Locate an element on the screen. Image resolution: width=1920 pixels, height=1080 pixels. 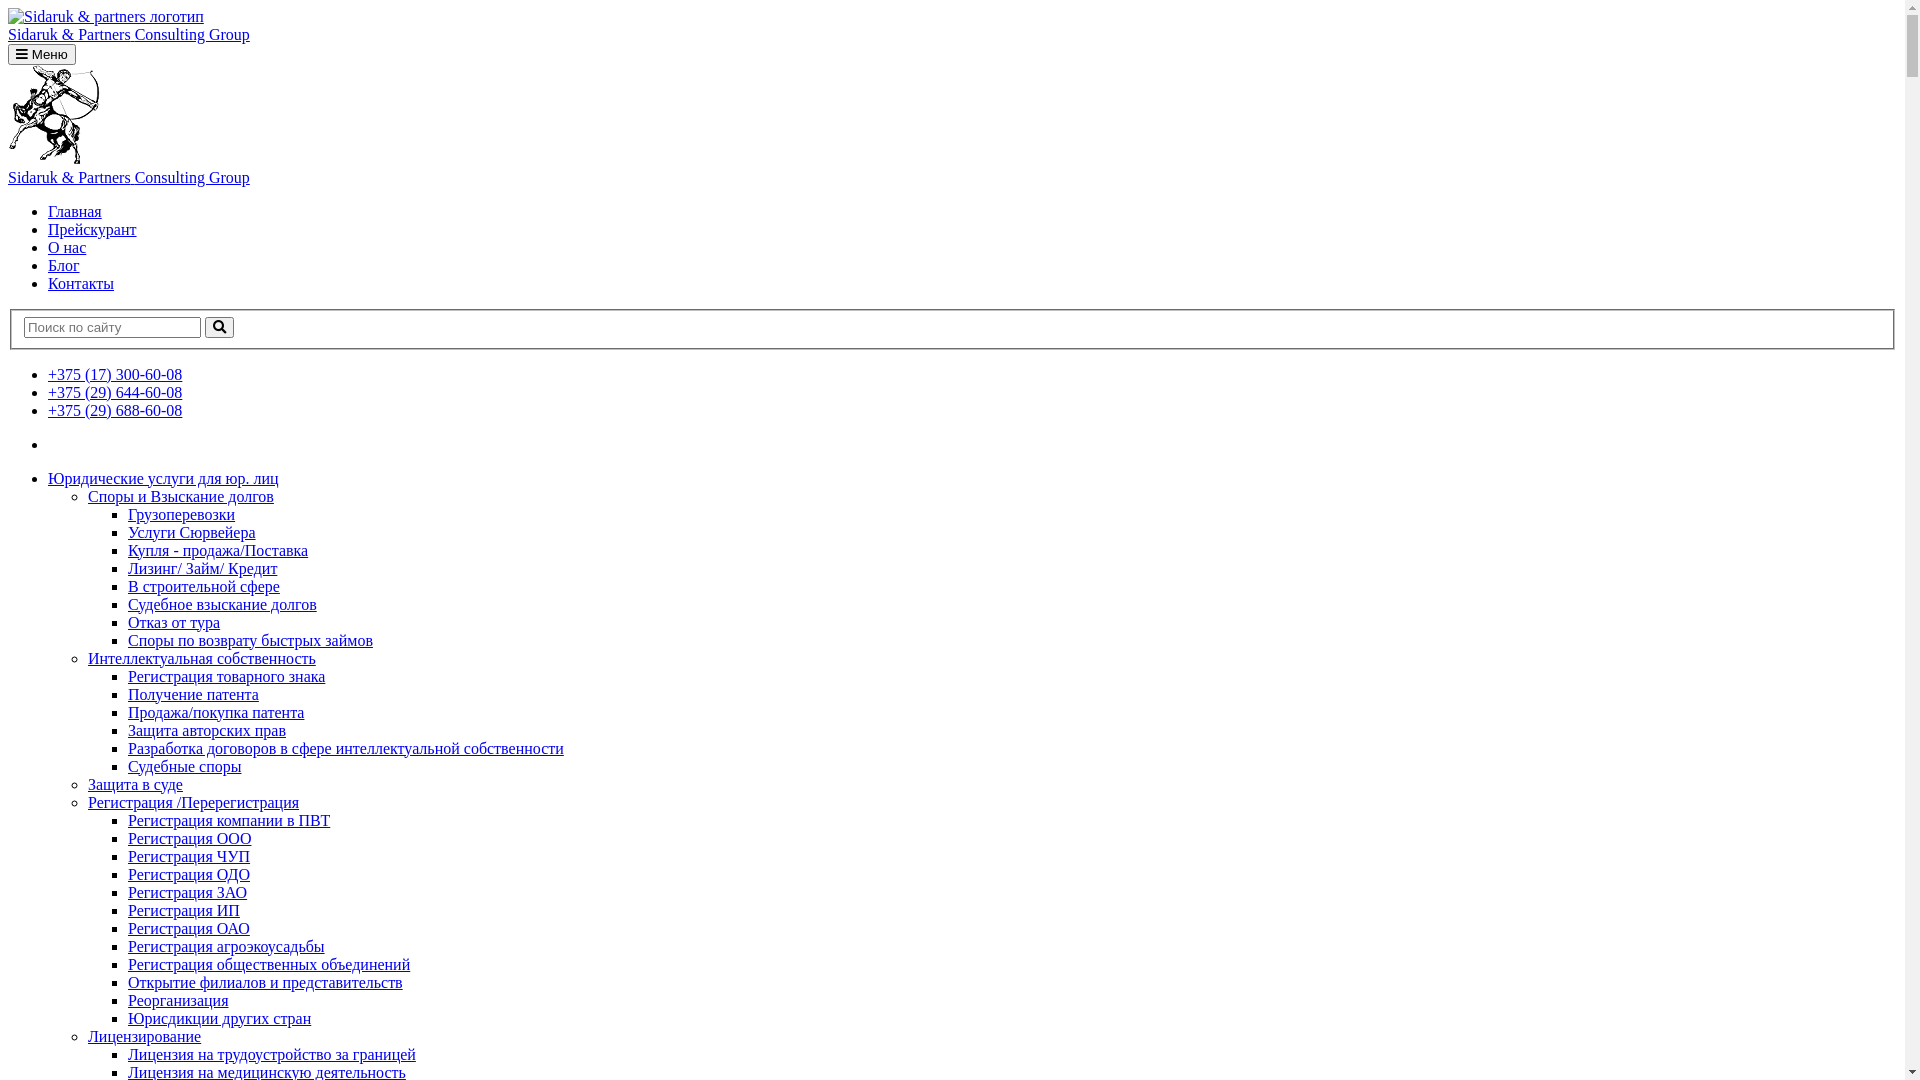
'+375 (29) 688-60-08' is located at coordinates (48, 409).